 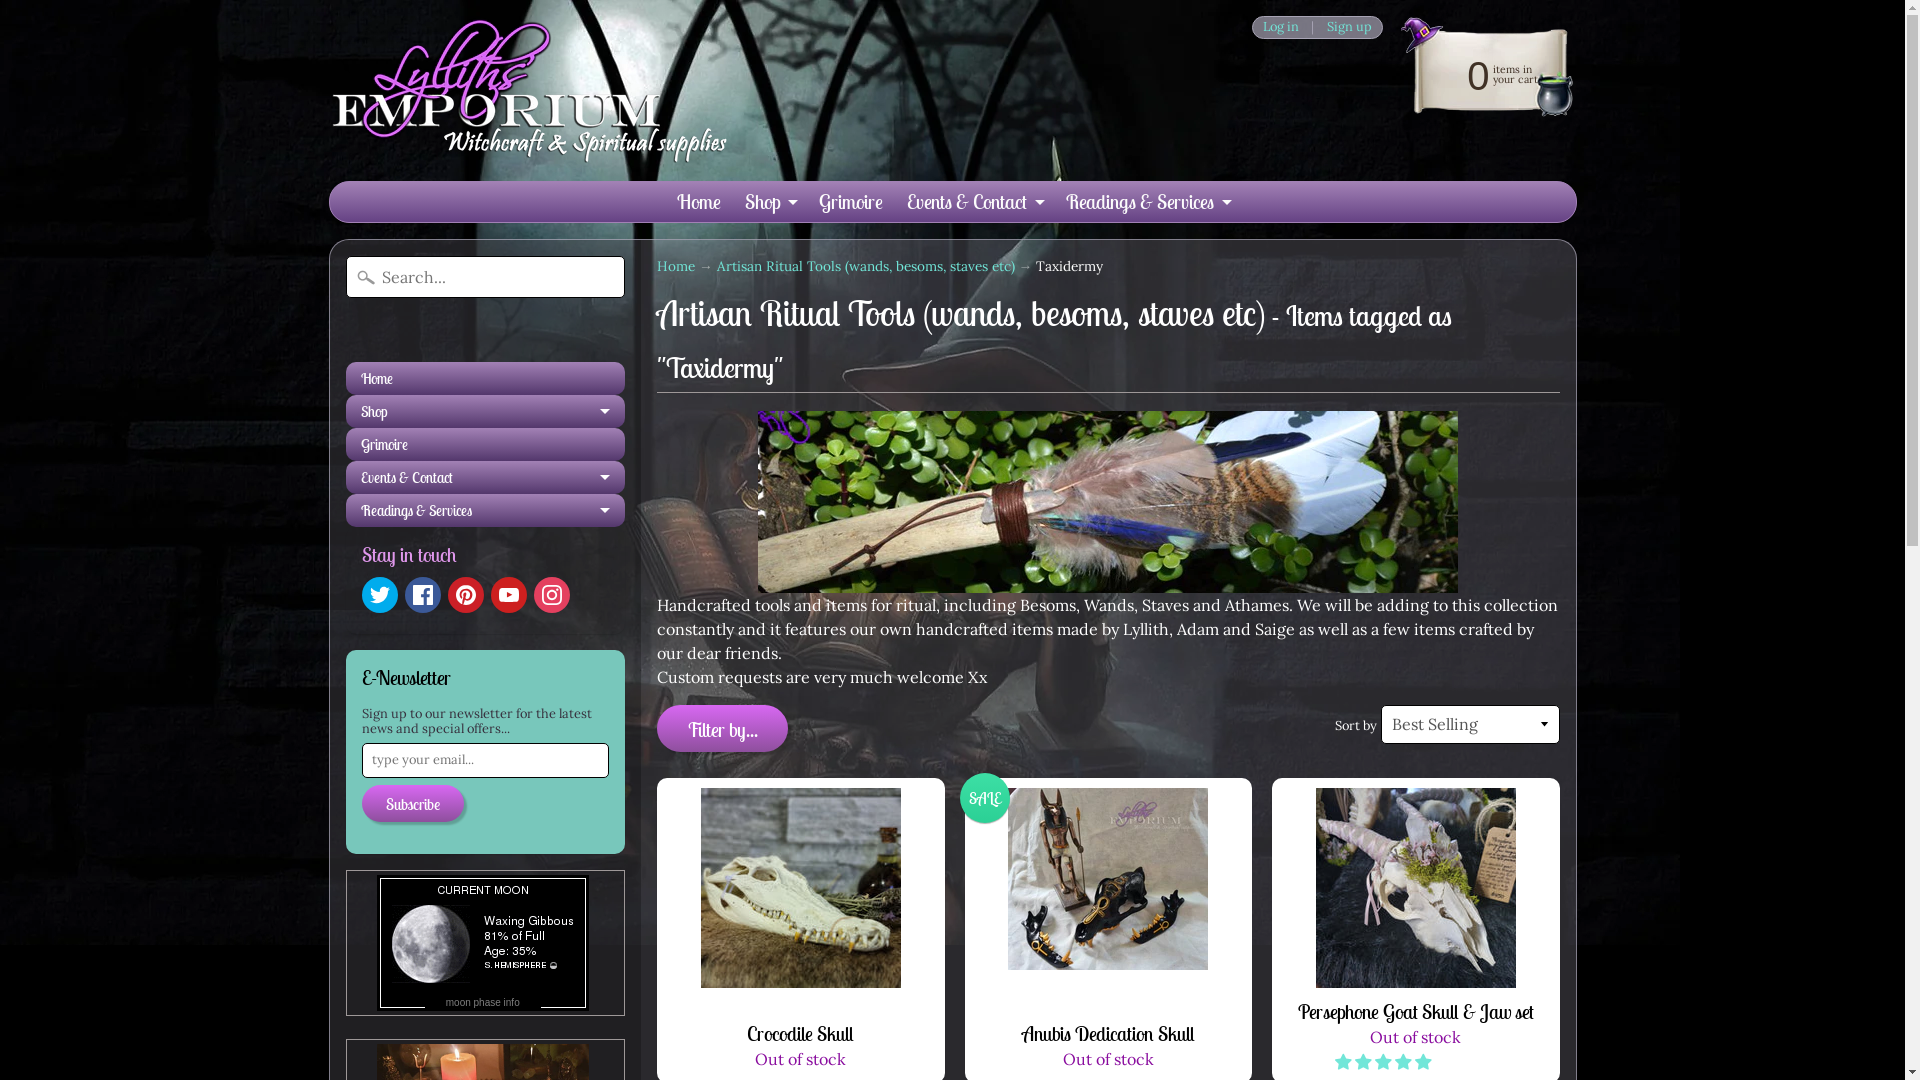 What do you see at coordinates (676, 265) in the screenshot?
I see `'Home'` at bounding box center [676, 265].